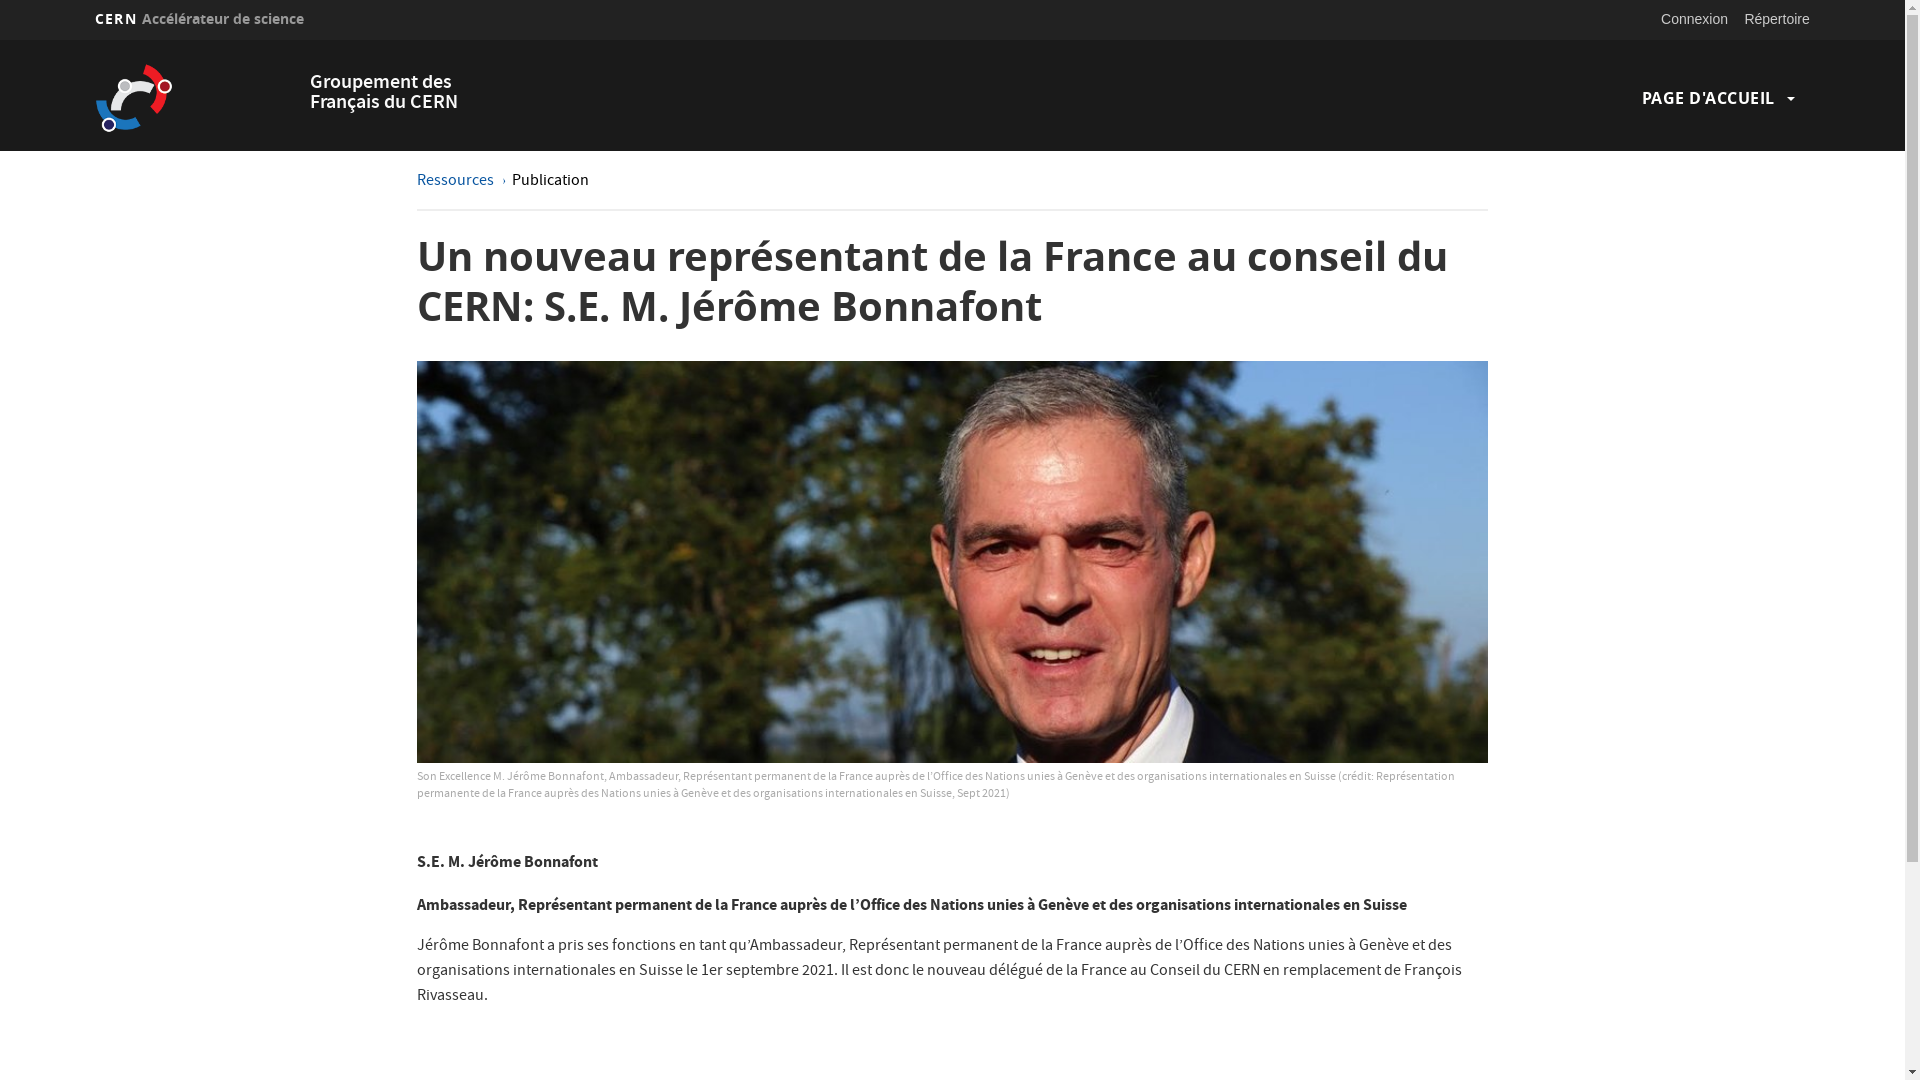 The height and width of the screenshot is (1080, 1920). I want to click on 'Connexion', so click(1652, 19).